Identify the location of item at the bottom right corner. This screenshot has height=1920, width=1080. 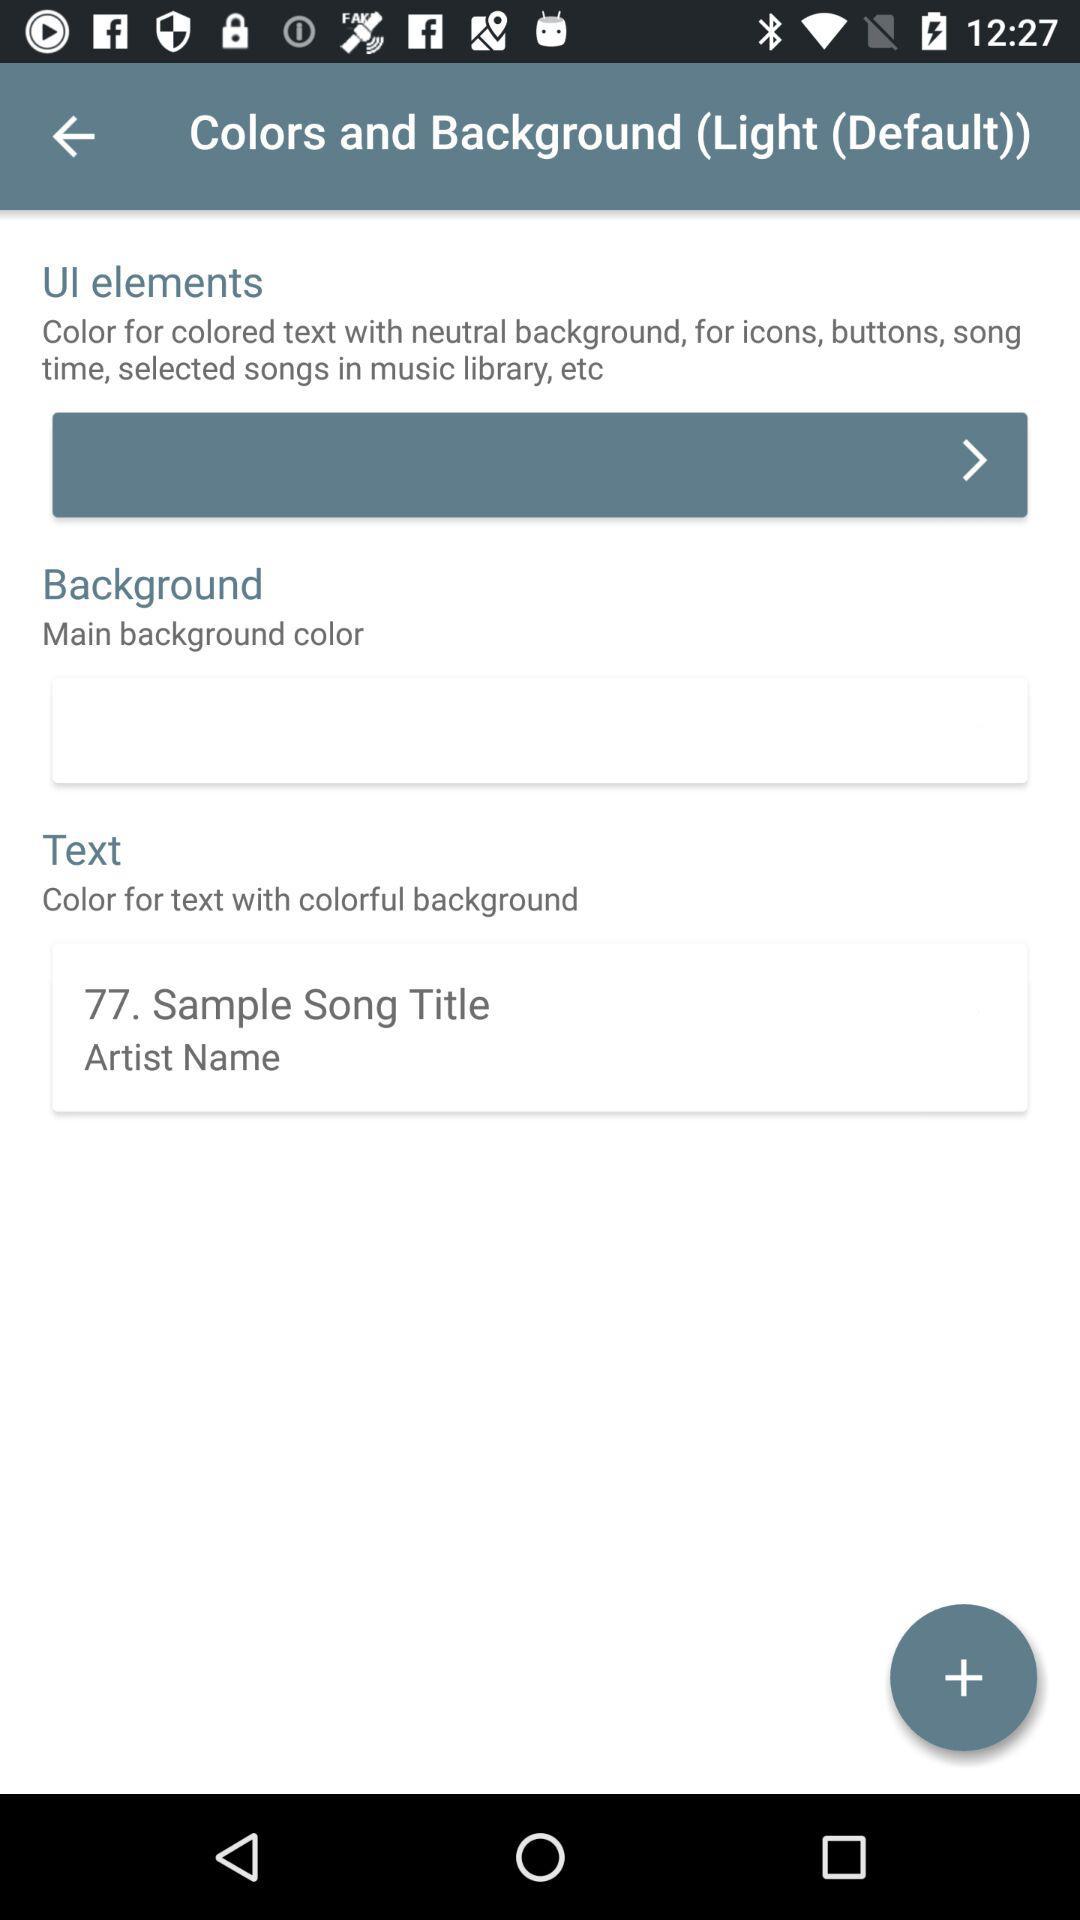
(962, 1677).